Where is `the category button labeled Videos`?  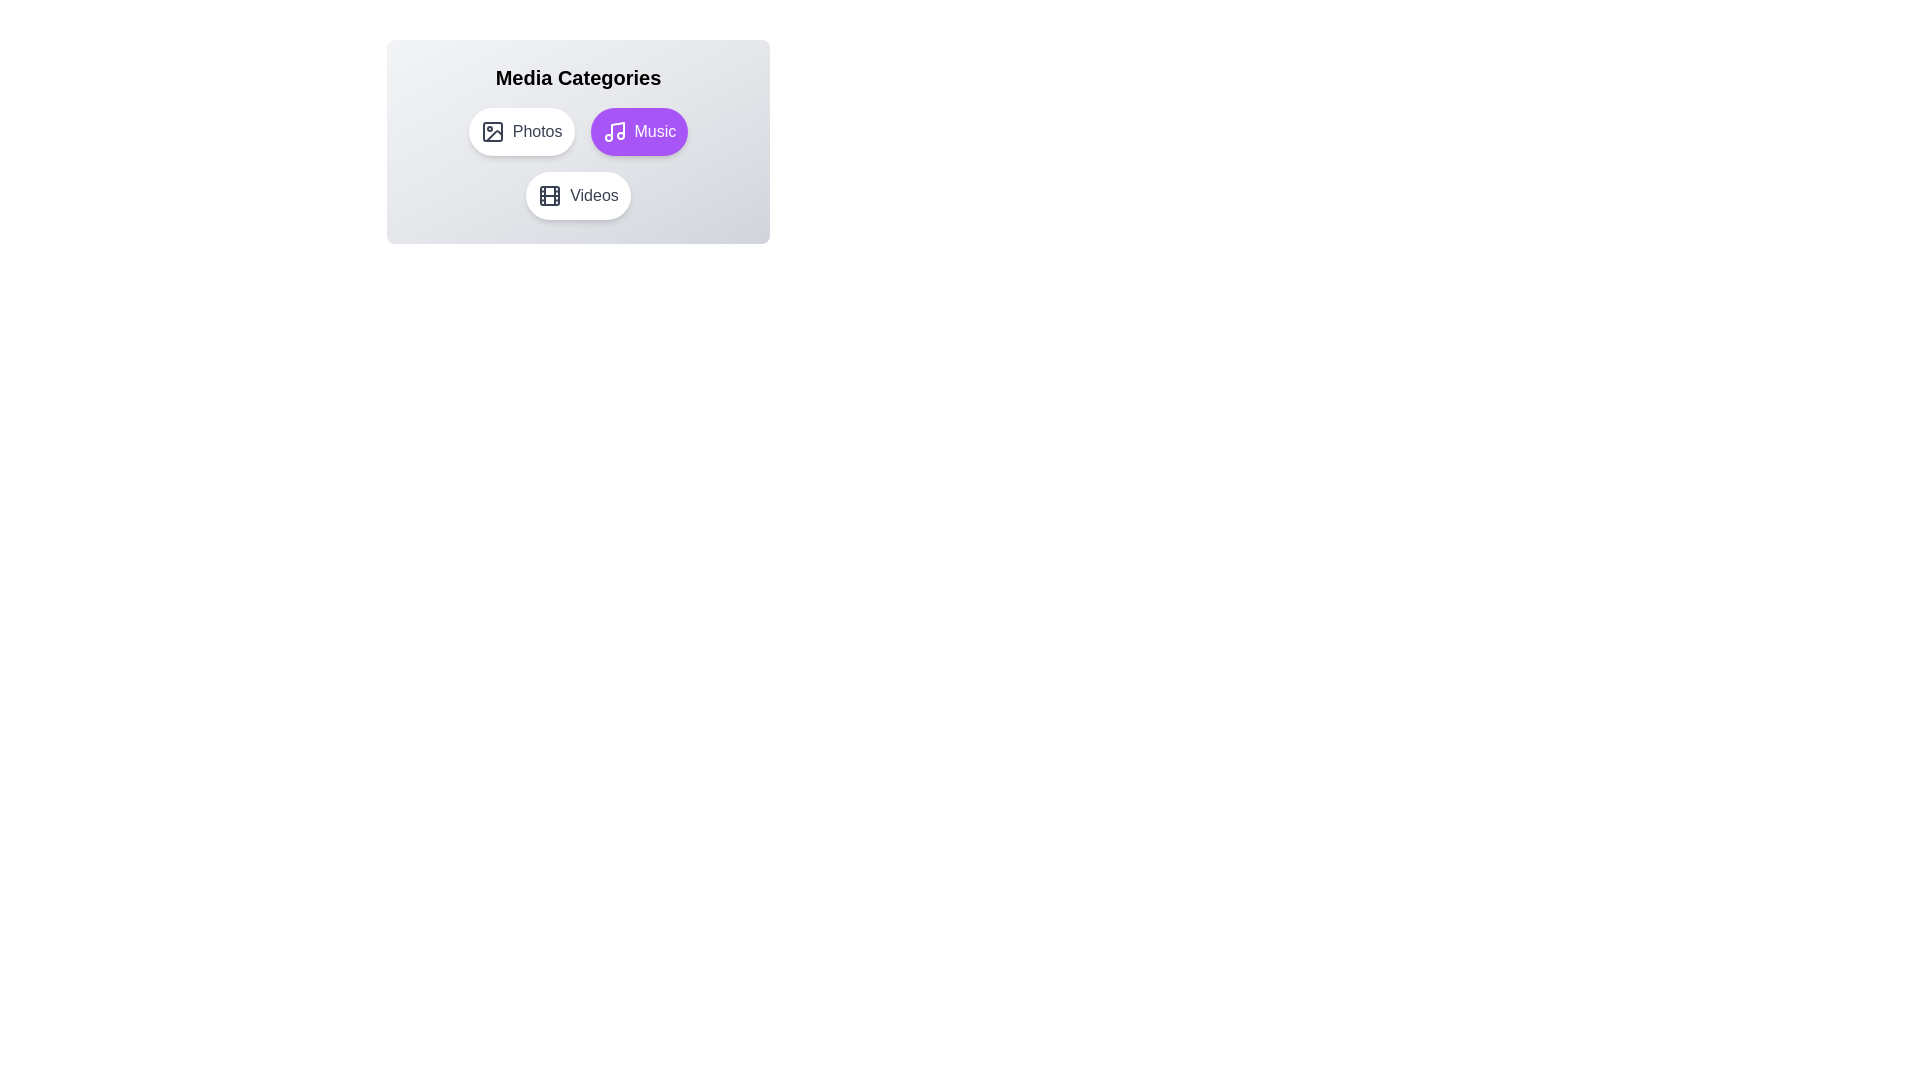
the category button labeled Videos is located at coordinates (577, 196).